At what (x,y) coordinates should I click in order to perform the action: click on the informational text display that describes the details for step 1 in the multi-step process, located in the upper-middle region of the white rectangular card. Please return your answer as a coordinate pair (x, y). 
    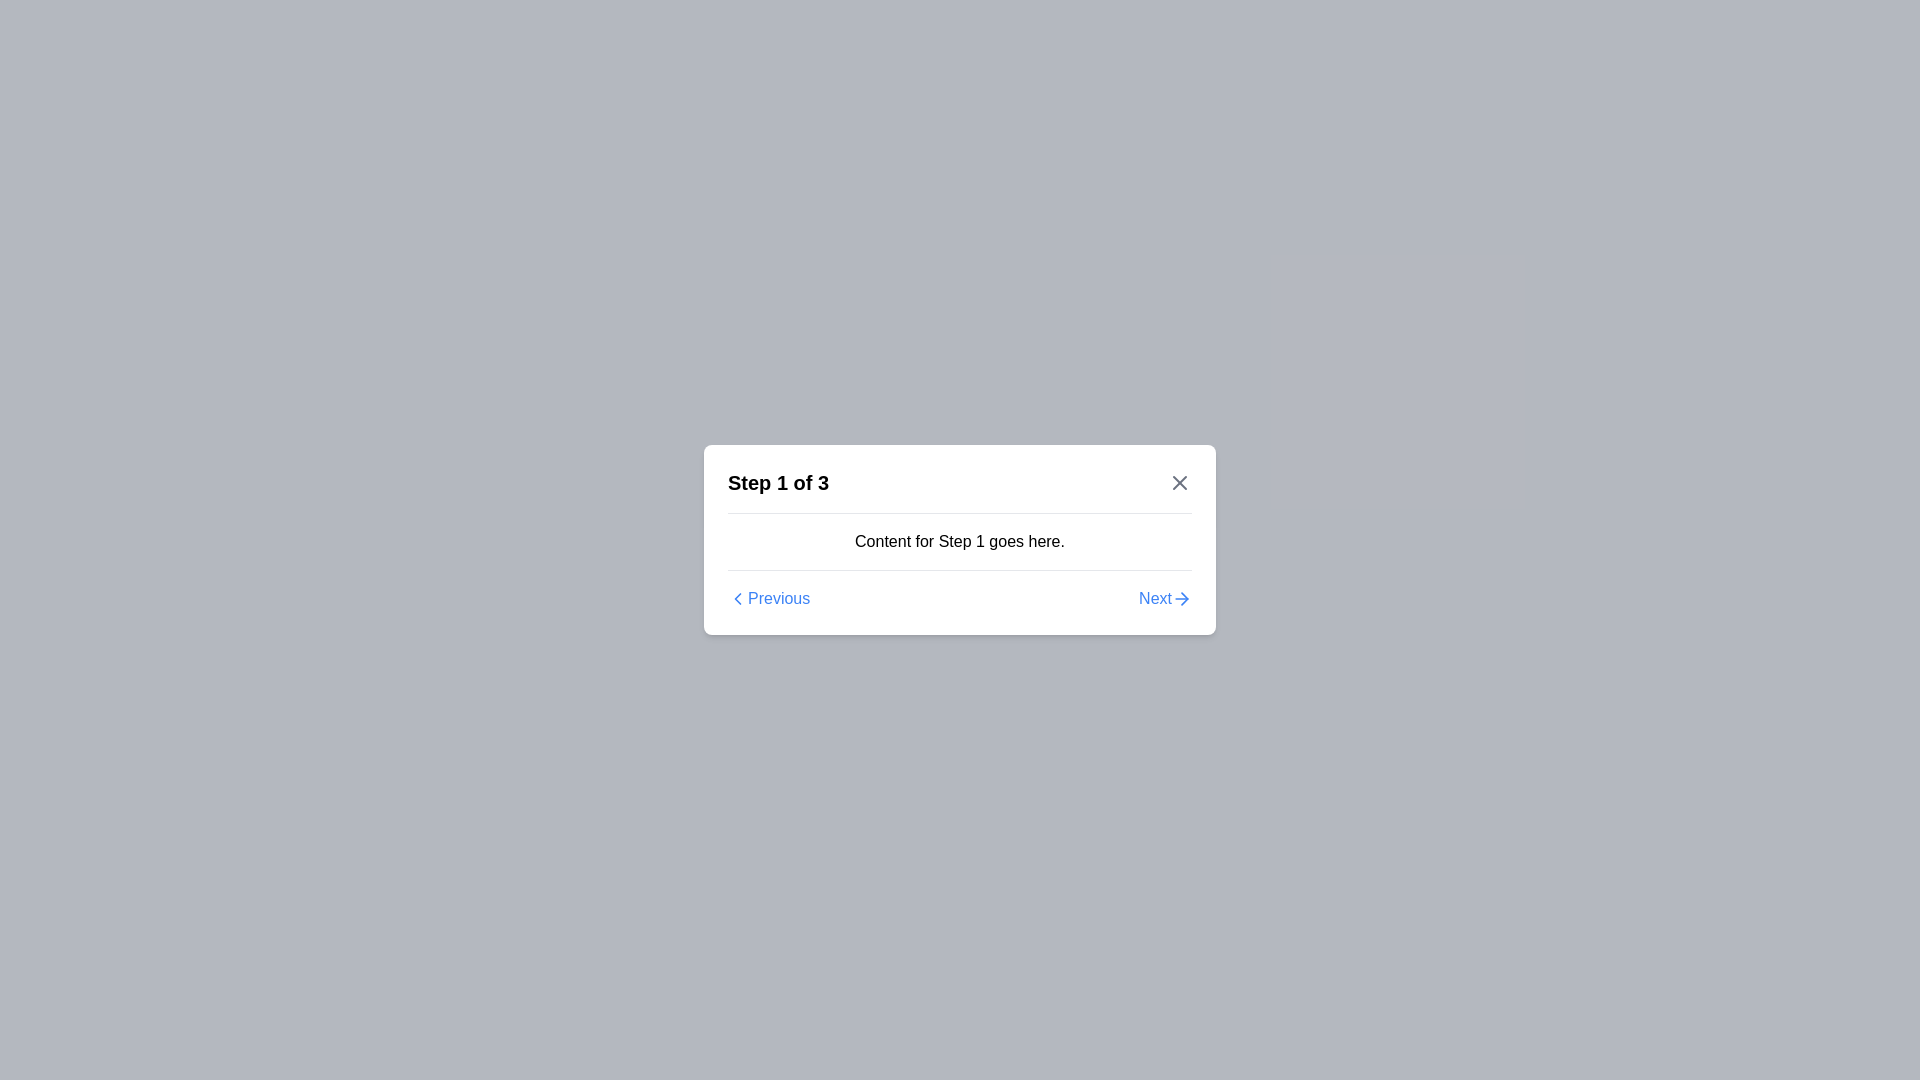
    Looking at the image, I should click on (960, 542).